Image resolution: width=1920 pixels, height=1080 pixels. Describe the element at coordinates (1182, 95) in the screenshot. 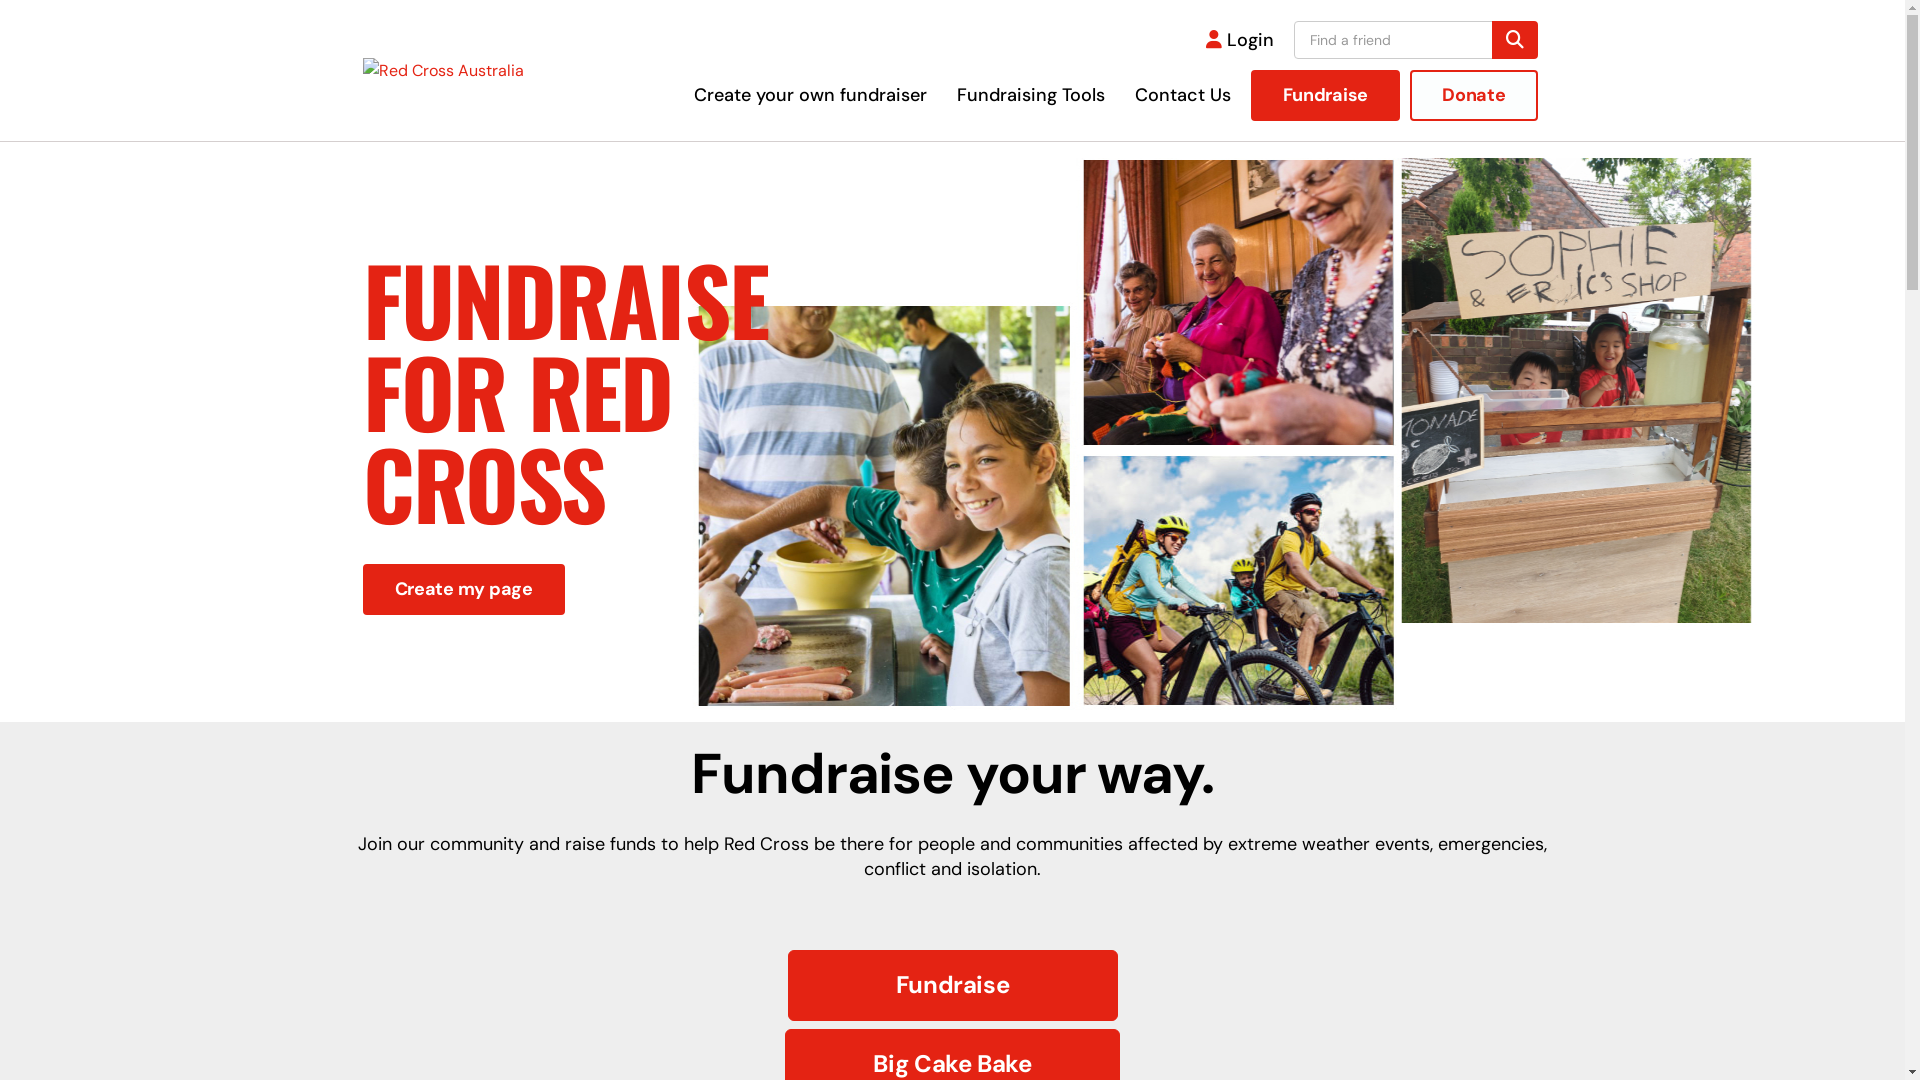

I see `'Contact Us'` at that location.